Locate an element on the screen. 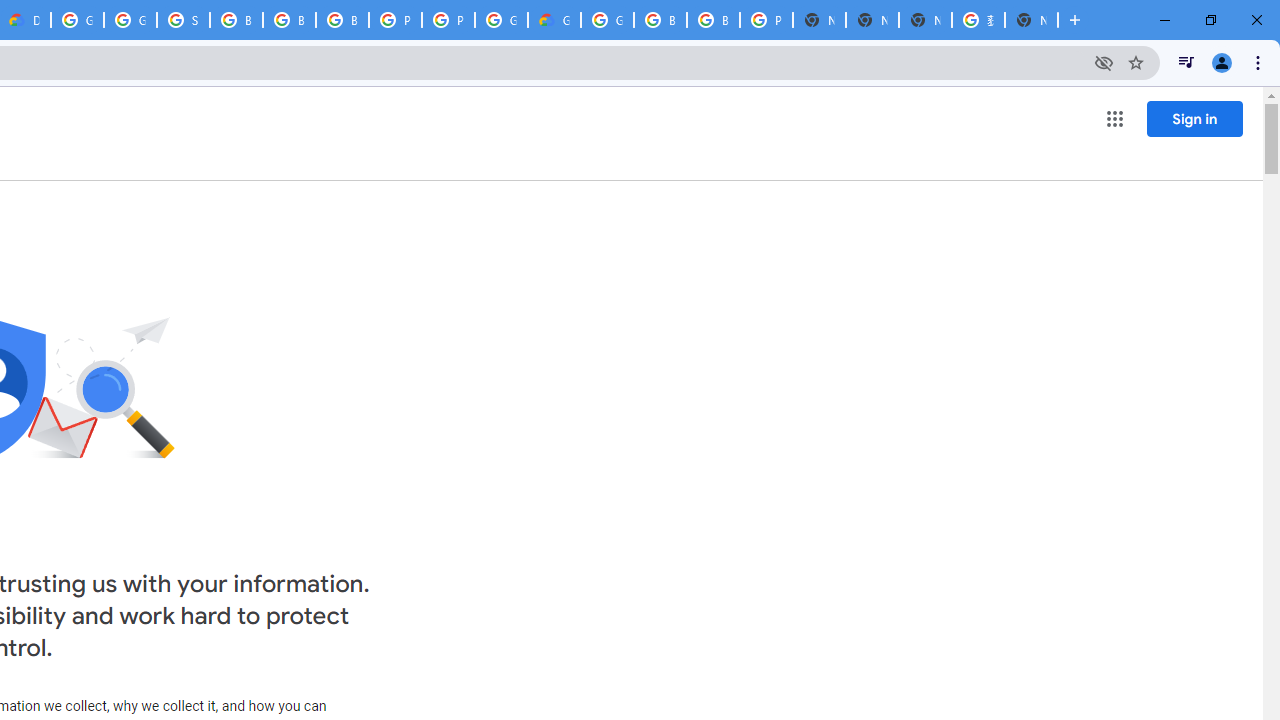 This screenshot has height=720, width=1280. 'Sign in - Google Accounts' is located at coordinates (183, 20).